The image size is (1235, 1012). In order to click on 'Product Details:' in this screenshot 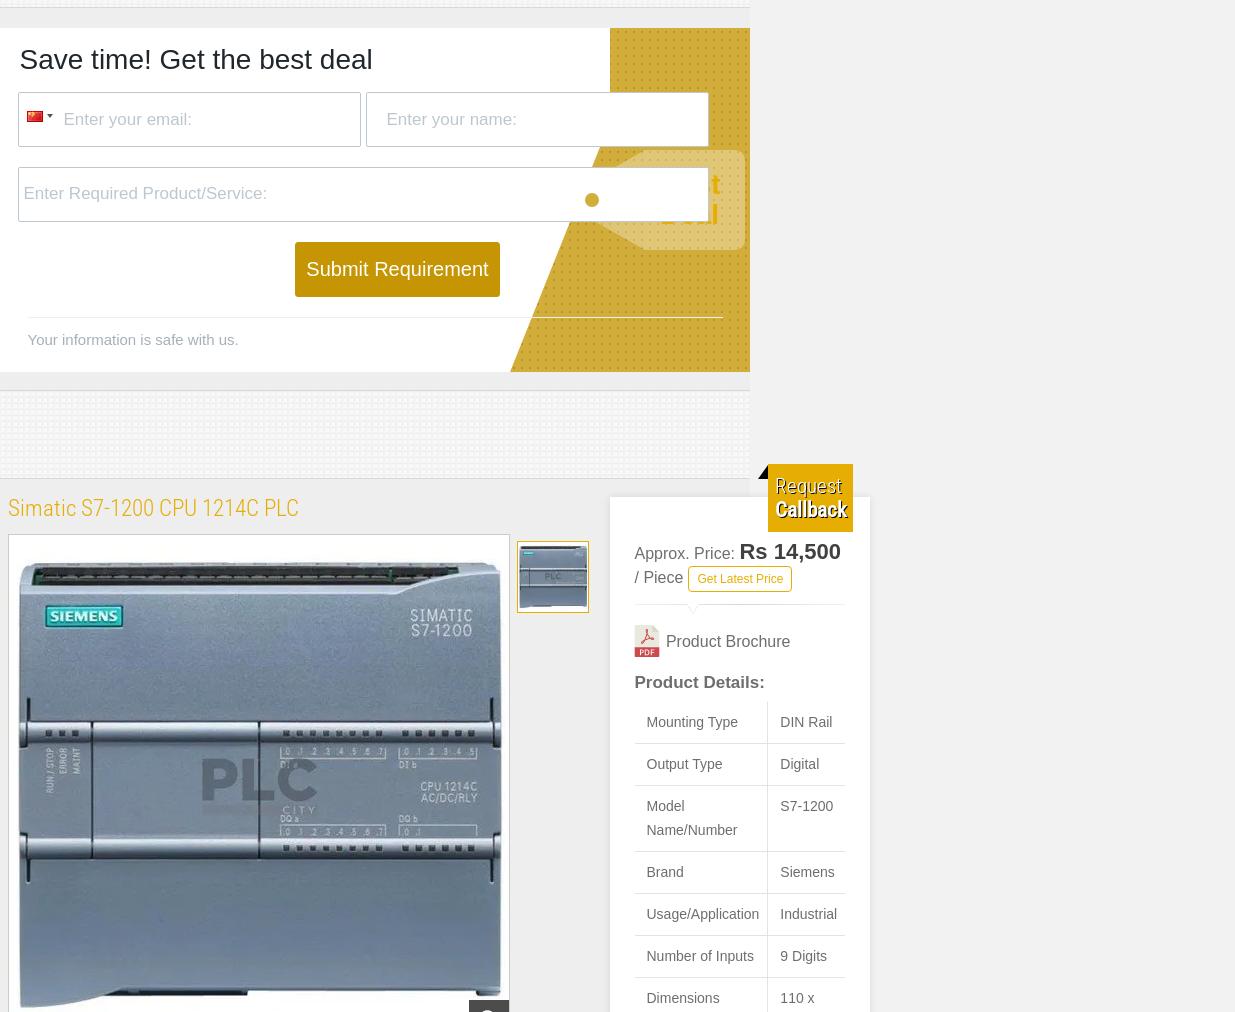, I will do `click(699, 682)`.